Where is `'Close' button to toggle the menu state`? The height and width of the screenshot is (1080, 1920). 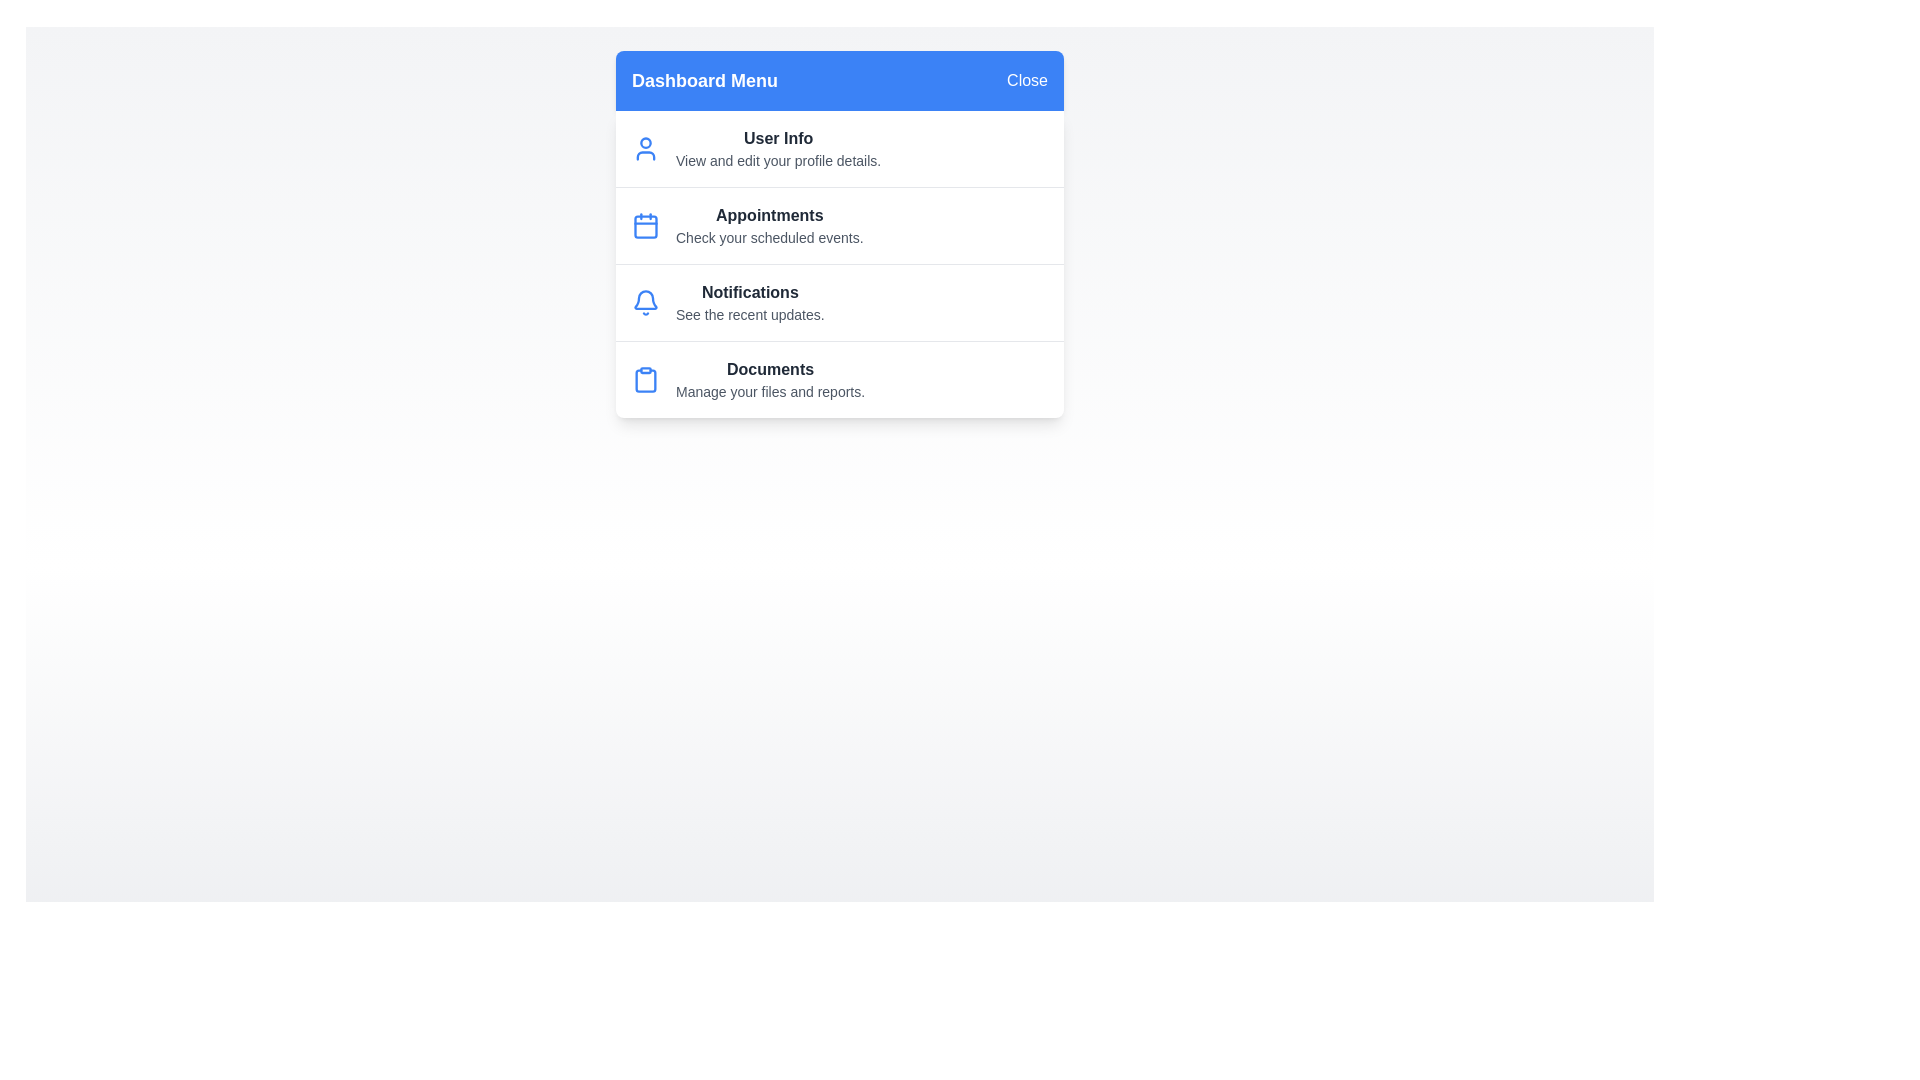 'Close' button to toggle the menu state is located at coordinates (1027, 80).